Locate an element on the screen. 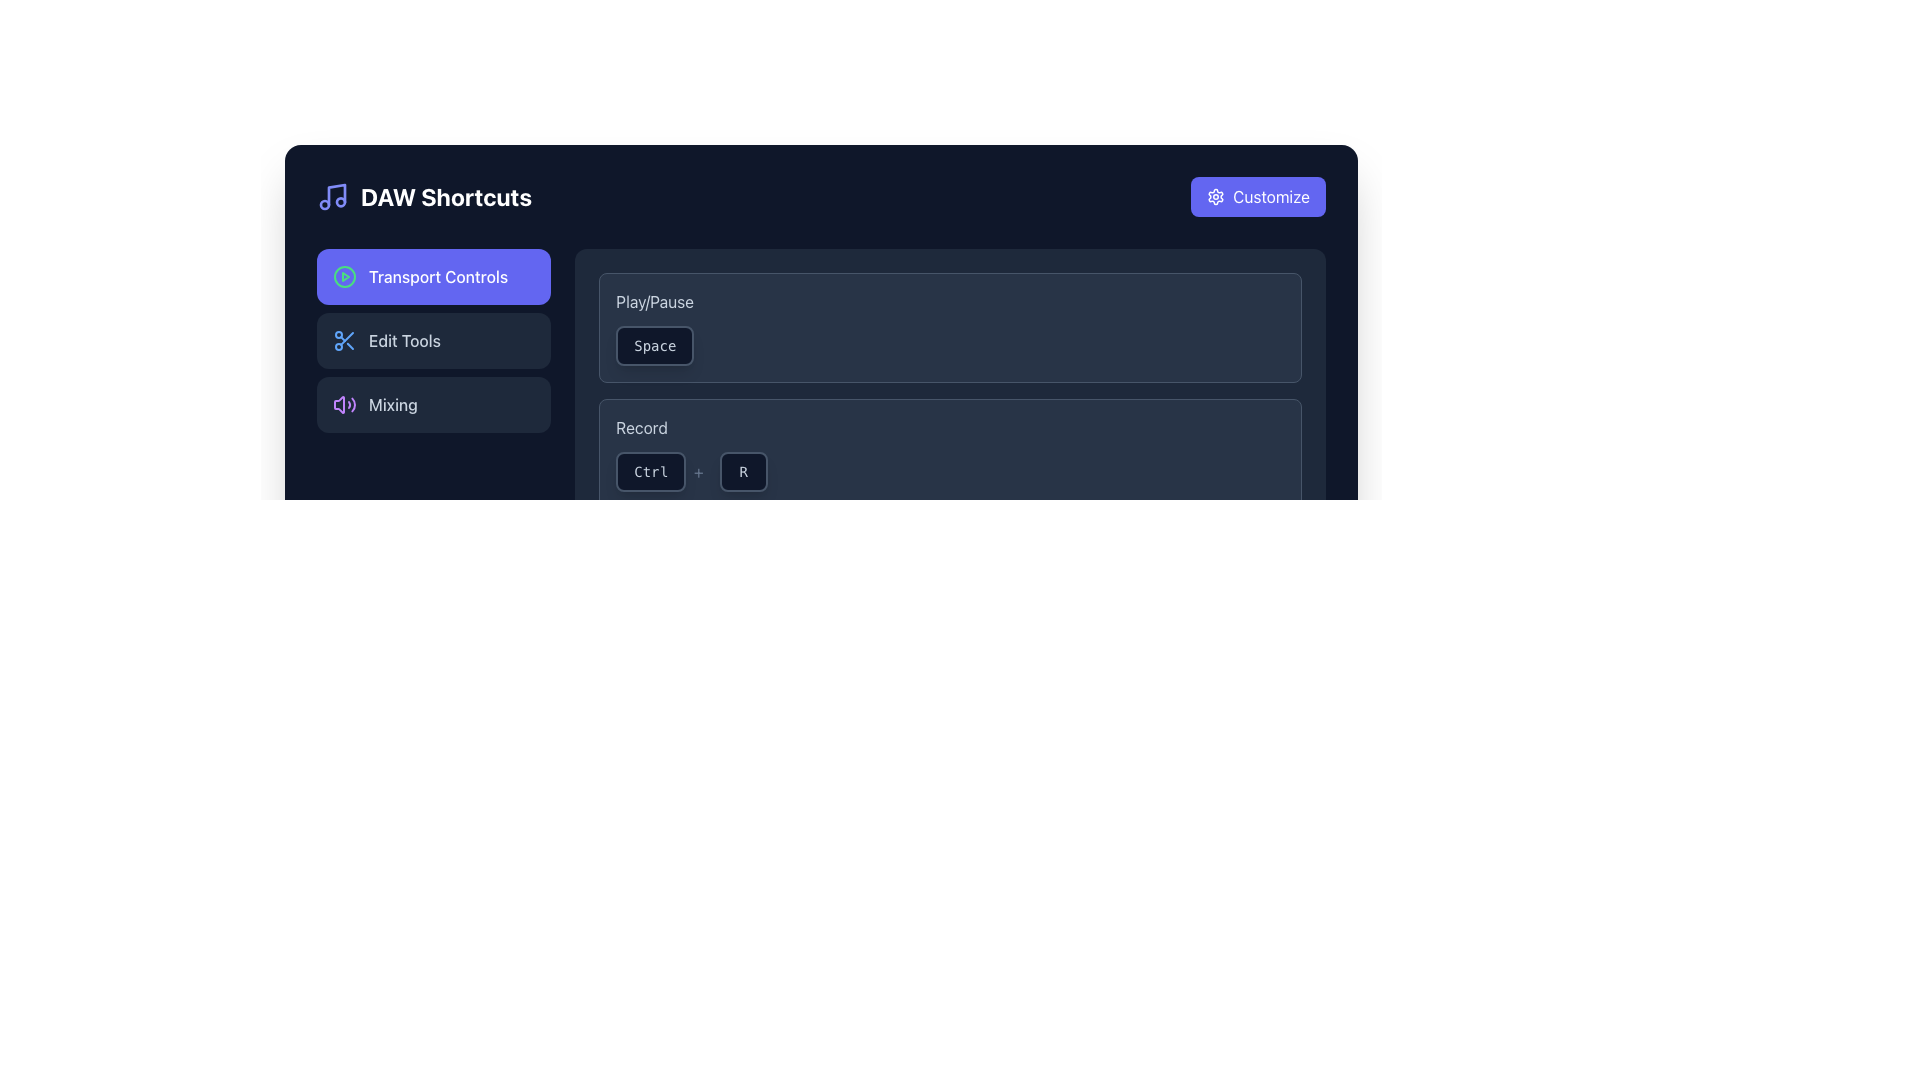 This screenshot has height=1080, width=1920. the play/transport controls icon located inside the Transport Controls button, specifically to the left of the text label in the left navigation sidebar is located at coordinates (345, 277).